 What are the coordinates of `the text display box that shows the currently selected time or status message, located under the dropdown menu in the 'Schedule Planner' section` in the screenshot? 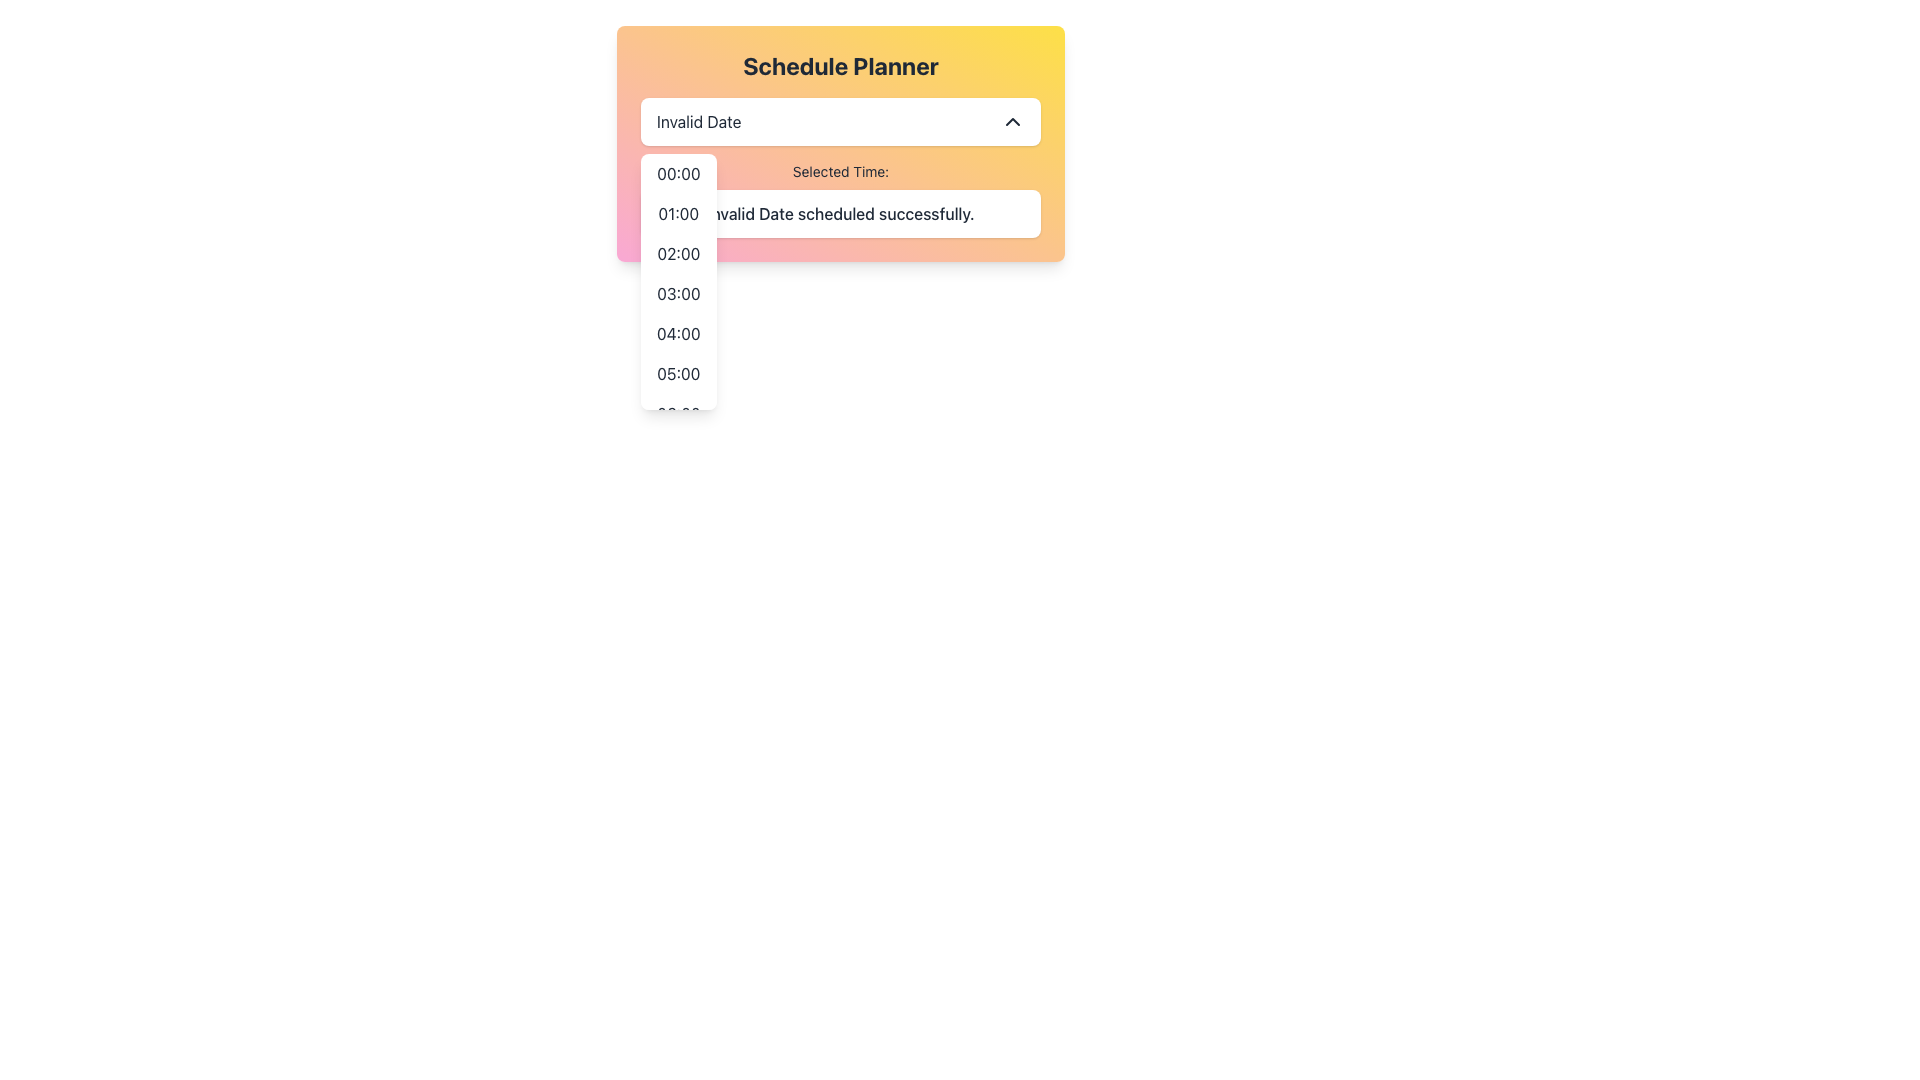 It's located at (840, 200).